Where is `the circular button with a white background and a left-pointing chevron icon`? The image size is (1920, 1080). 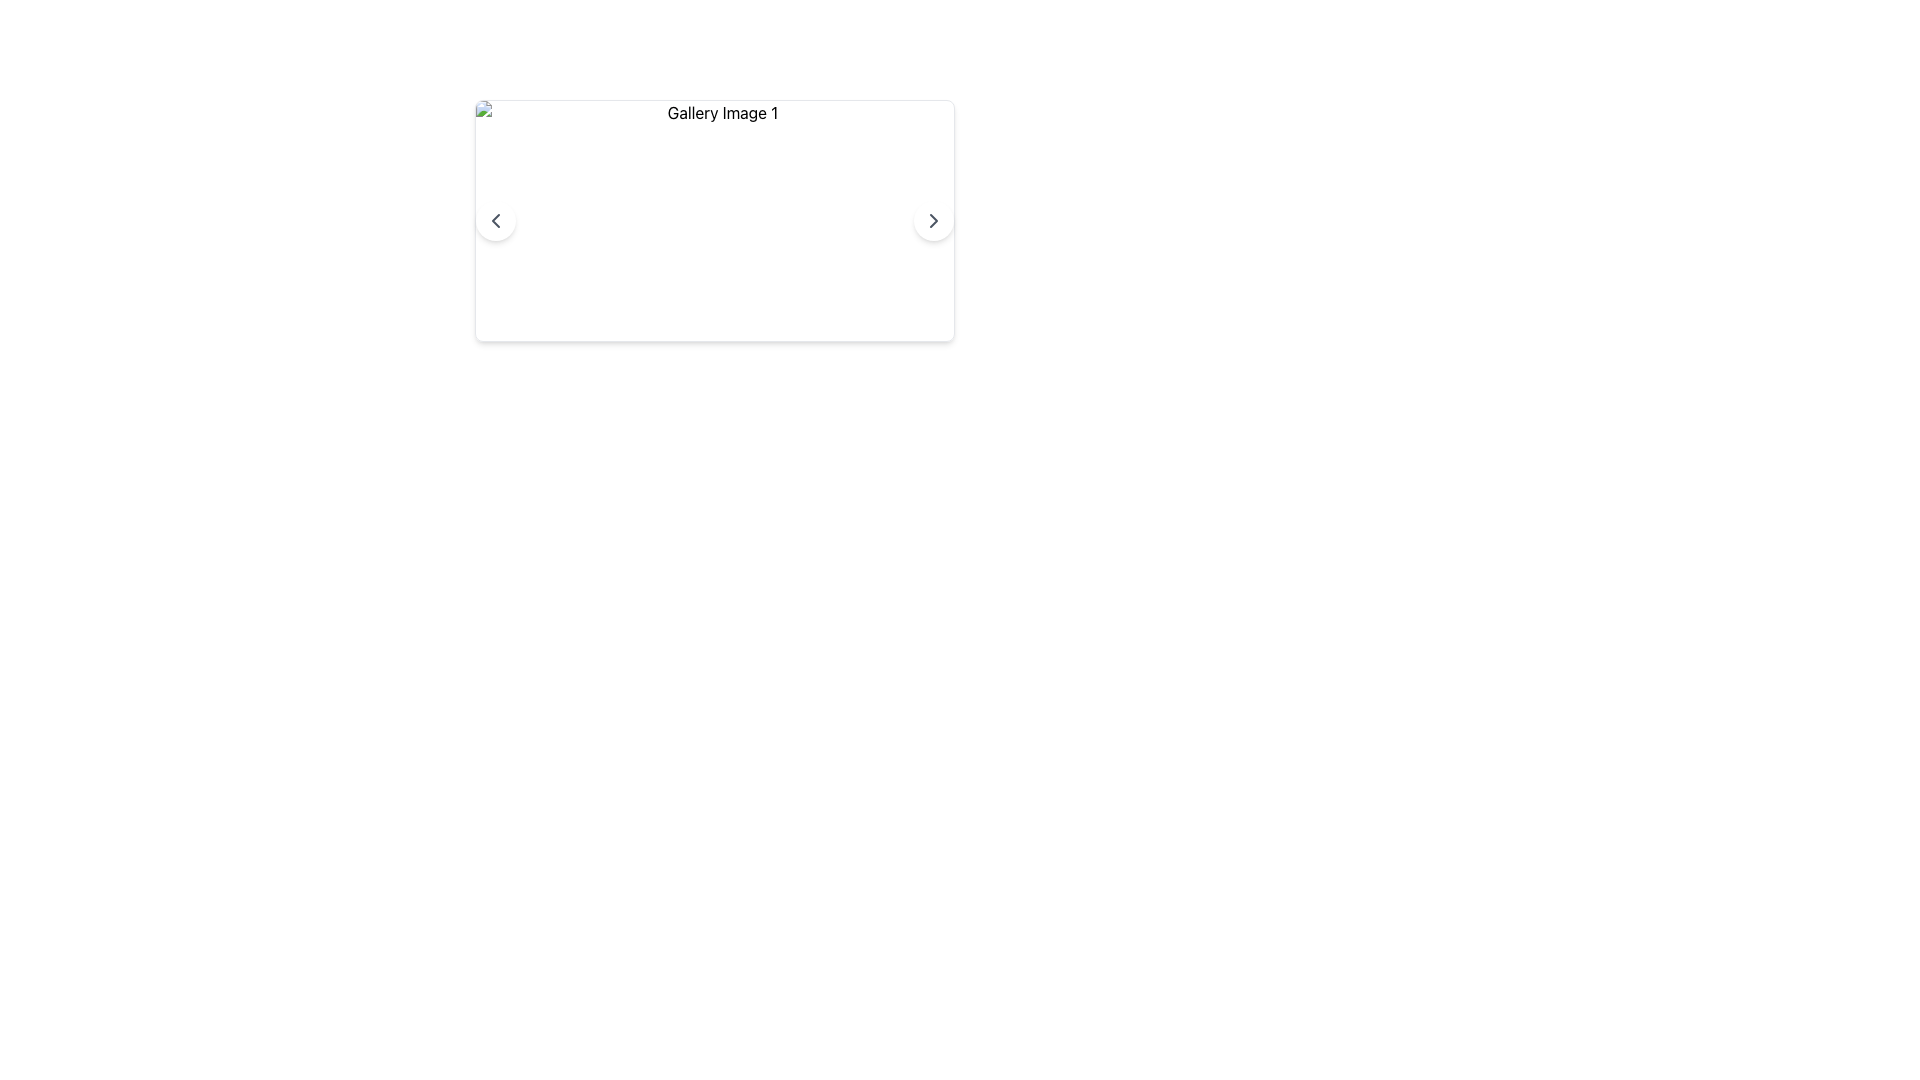
the circular button with a white background and a left-pointing chevron icon is located at coordinates (495, 220).